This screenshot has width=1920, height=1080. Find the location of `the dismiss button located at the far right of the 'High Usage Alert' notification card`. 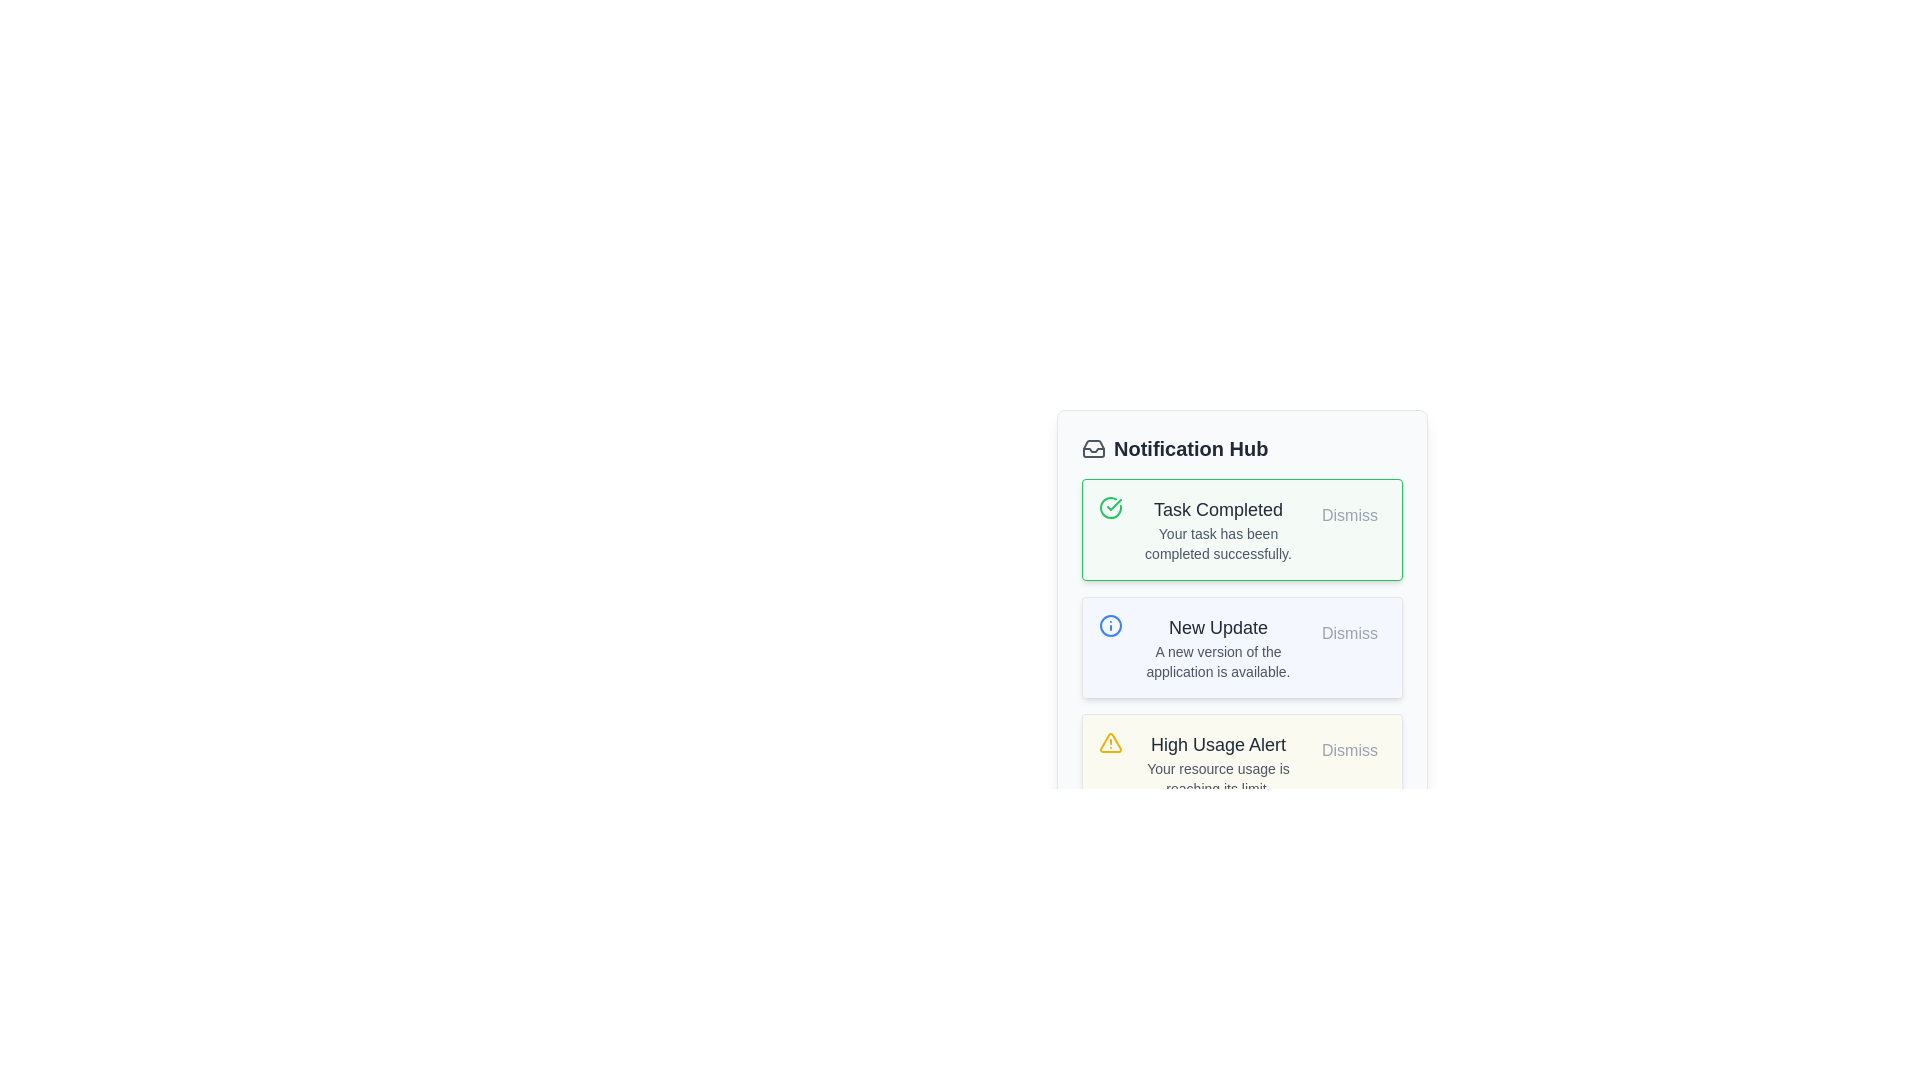

the dismiss button located at the far right of the 'High Usage Alert' notification card is located at coordinates (1349, 751).